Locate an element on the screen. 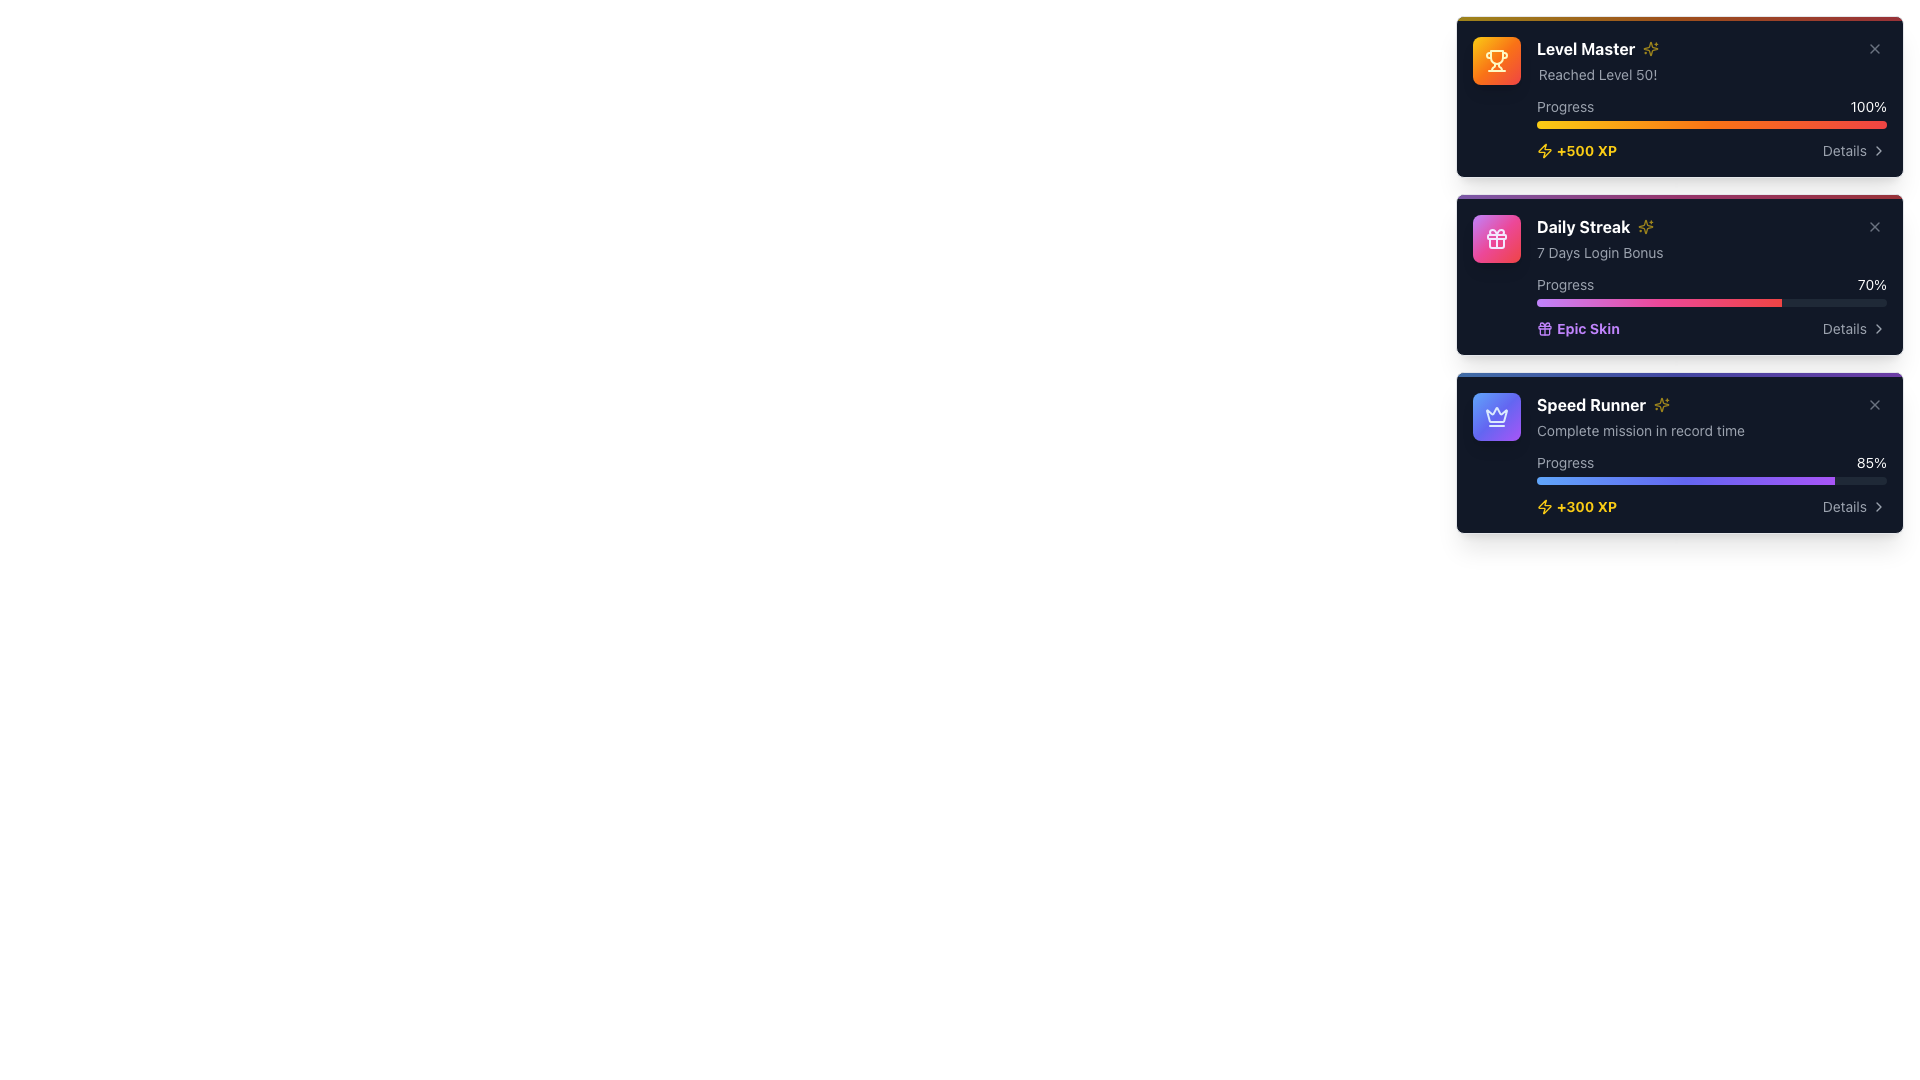 The width and height of the screenshot is (1920, 1080). the label at the top of the first card in the stacked list, which summarizes the achievement of reaching Level 50 is located at coordinates (1597, 48).